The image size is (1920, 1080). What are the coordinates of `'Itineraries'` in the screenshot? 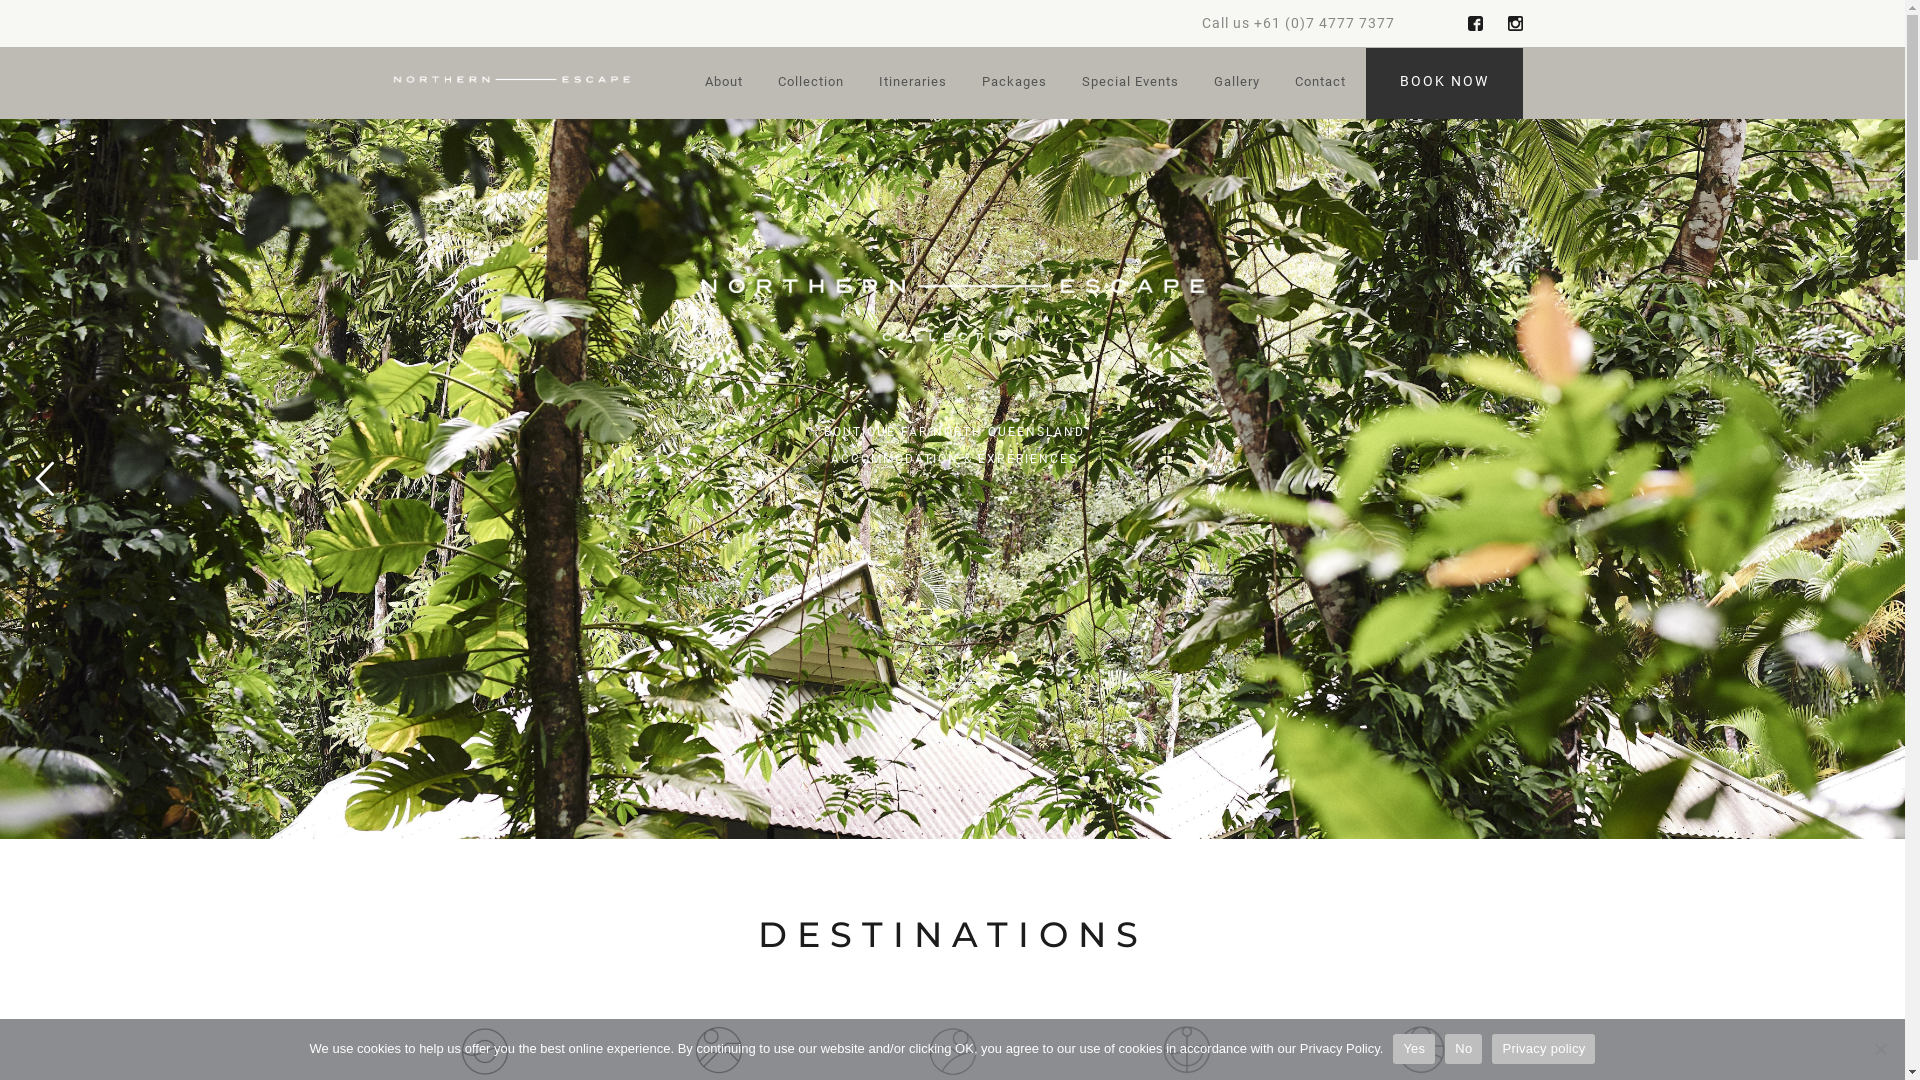 It's located at (911, 83).